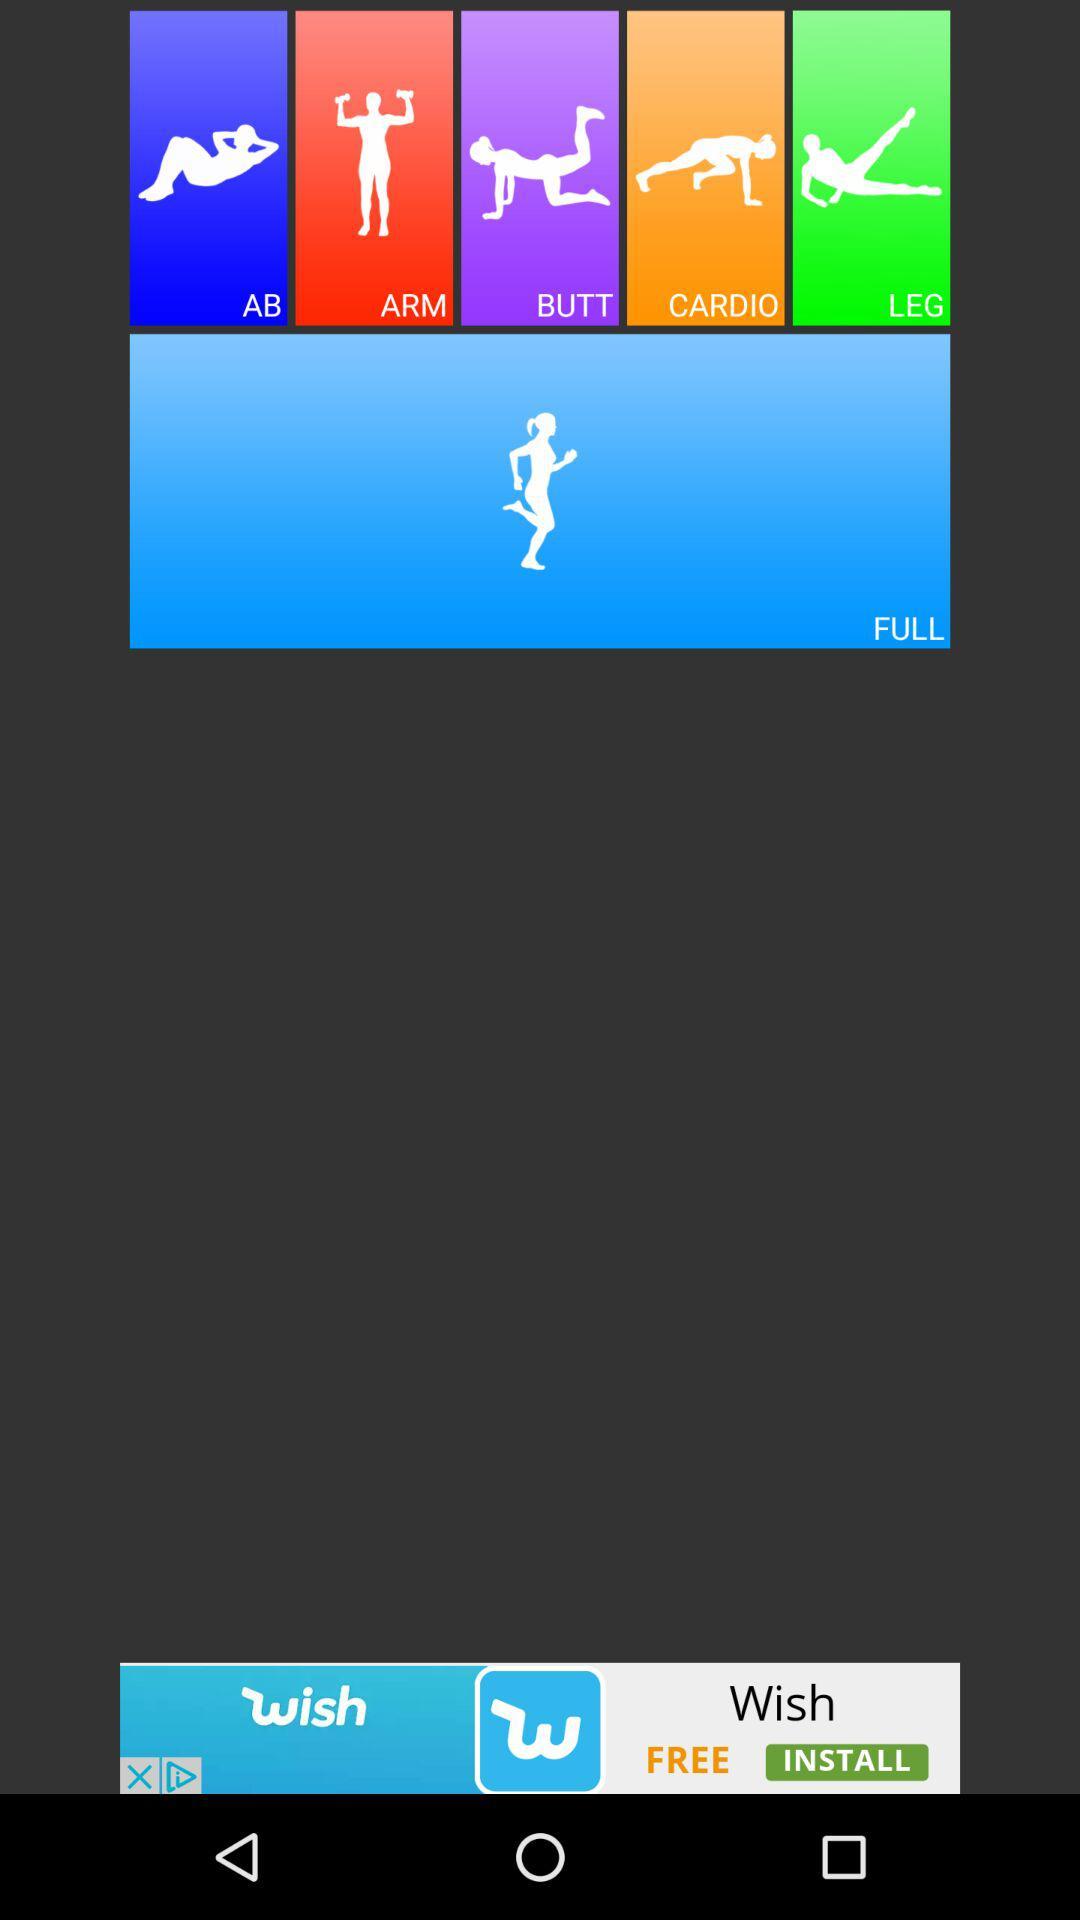 The image size is (1080, 1920). Describe the element at coordinates (374, 179) in the screenshot. I see `the gift icon` at that location.